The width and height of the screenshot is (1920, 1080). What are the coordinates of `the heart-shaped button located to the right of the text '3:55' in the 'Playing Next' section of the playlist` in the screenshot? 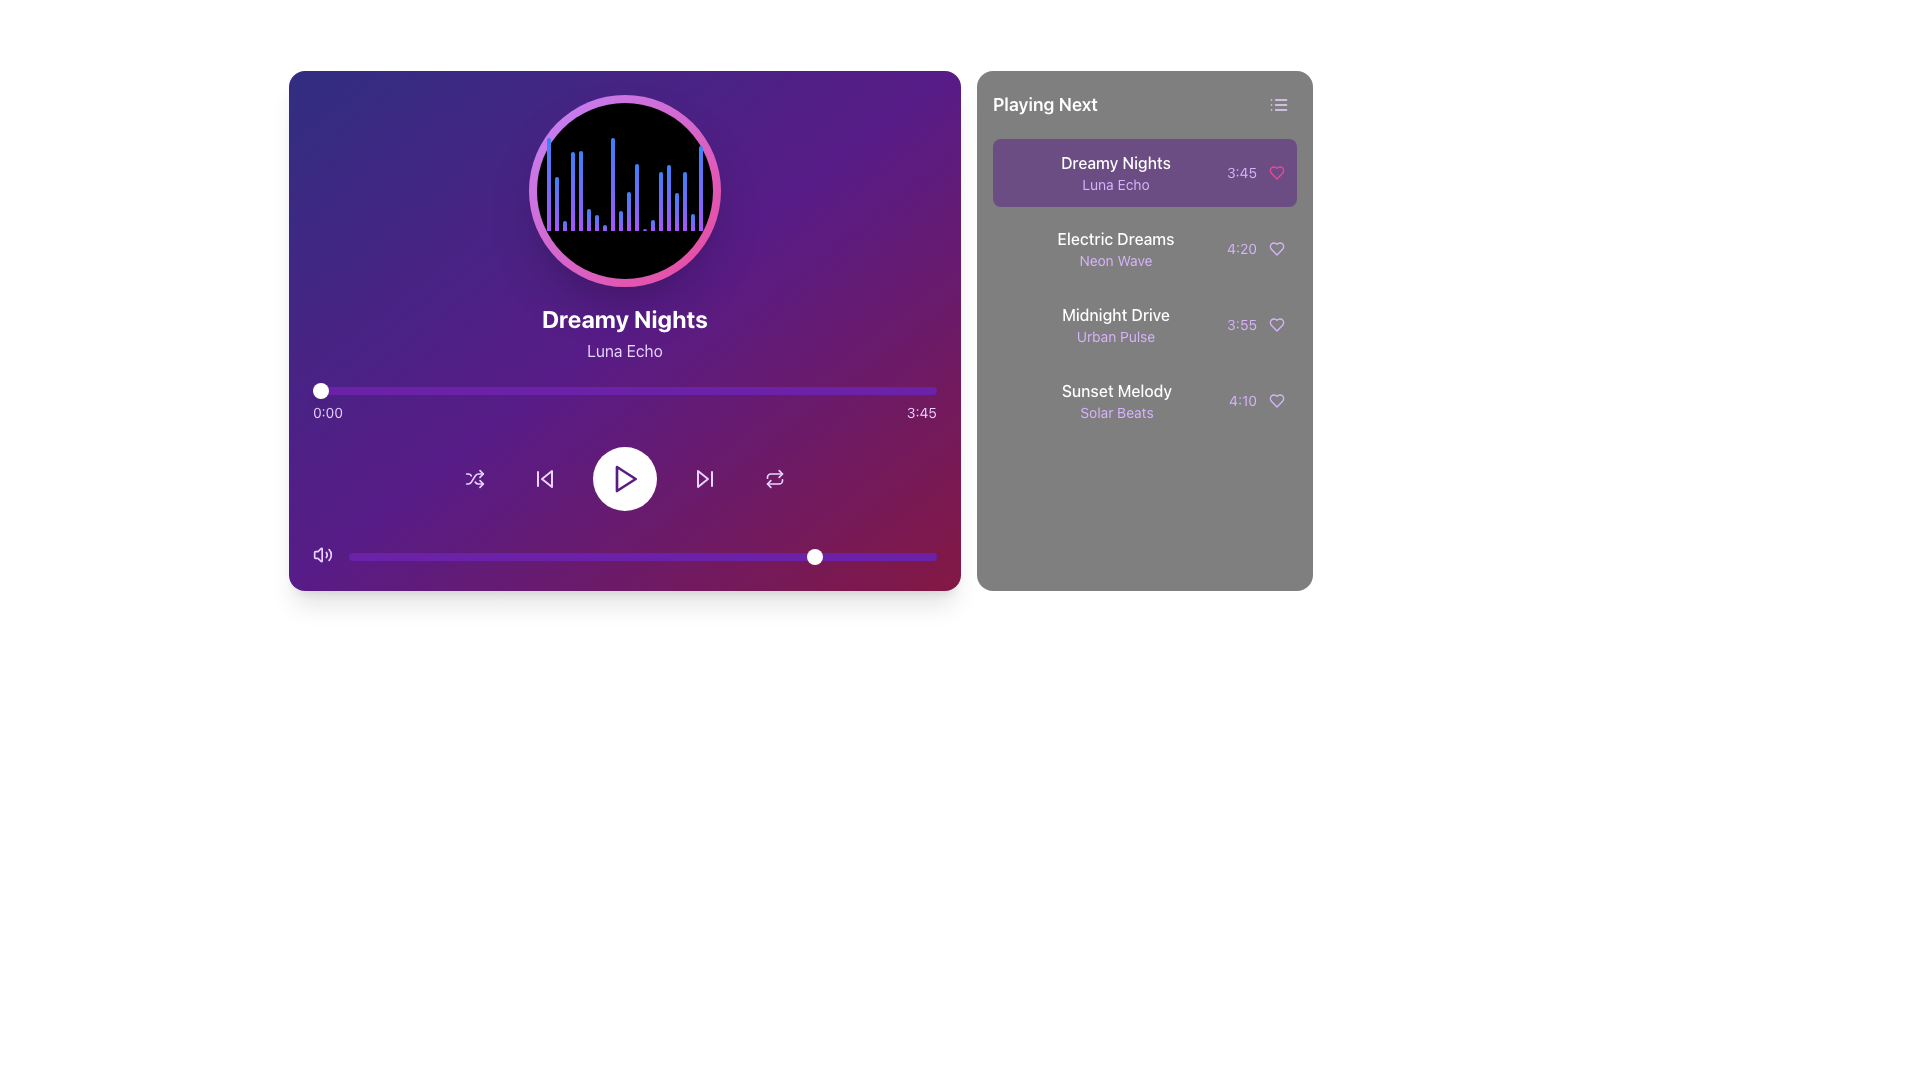 It's located at (1275, 323).